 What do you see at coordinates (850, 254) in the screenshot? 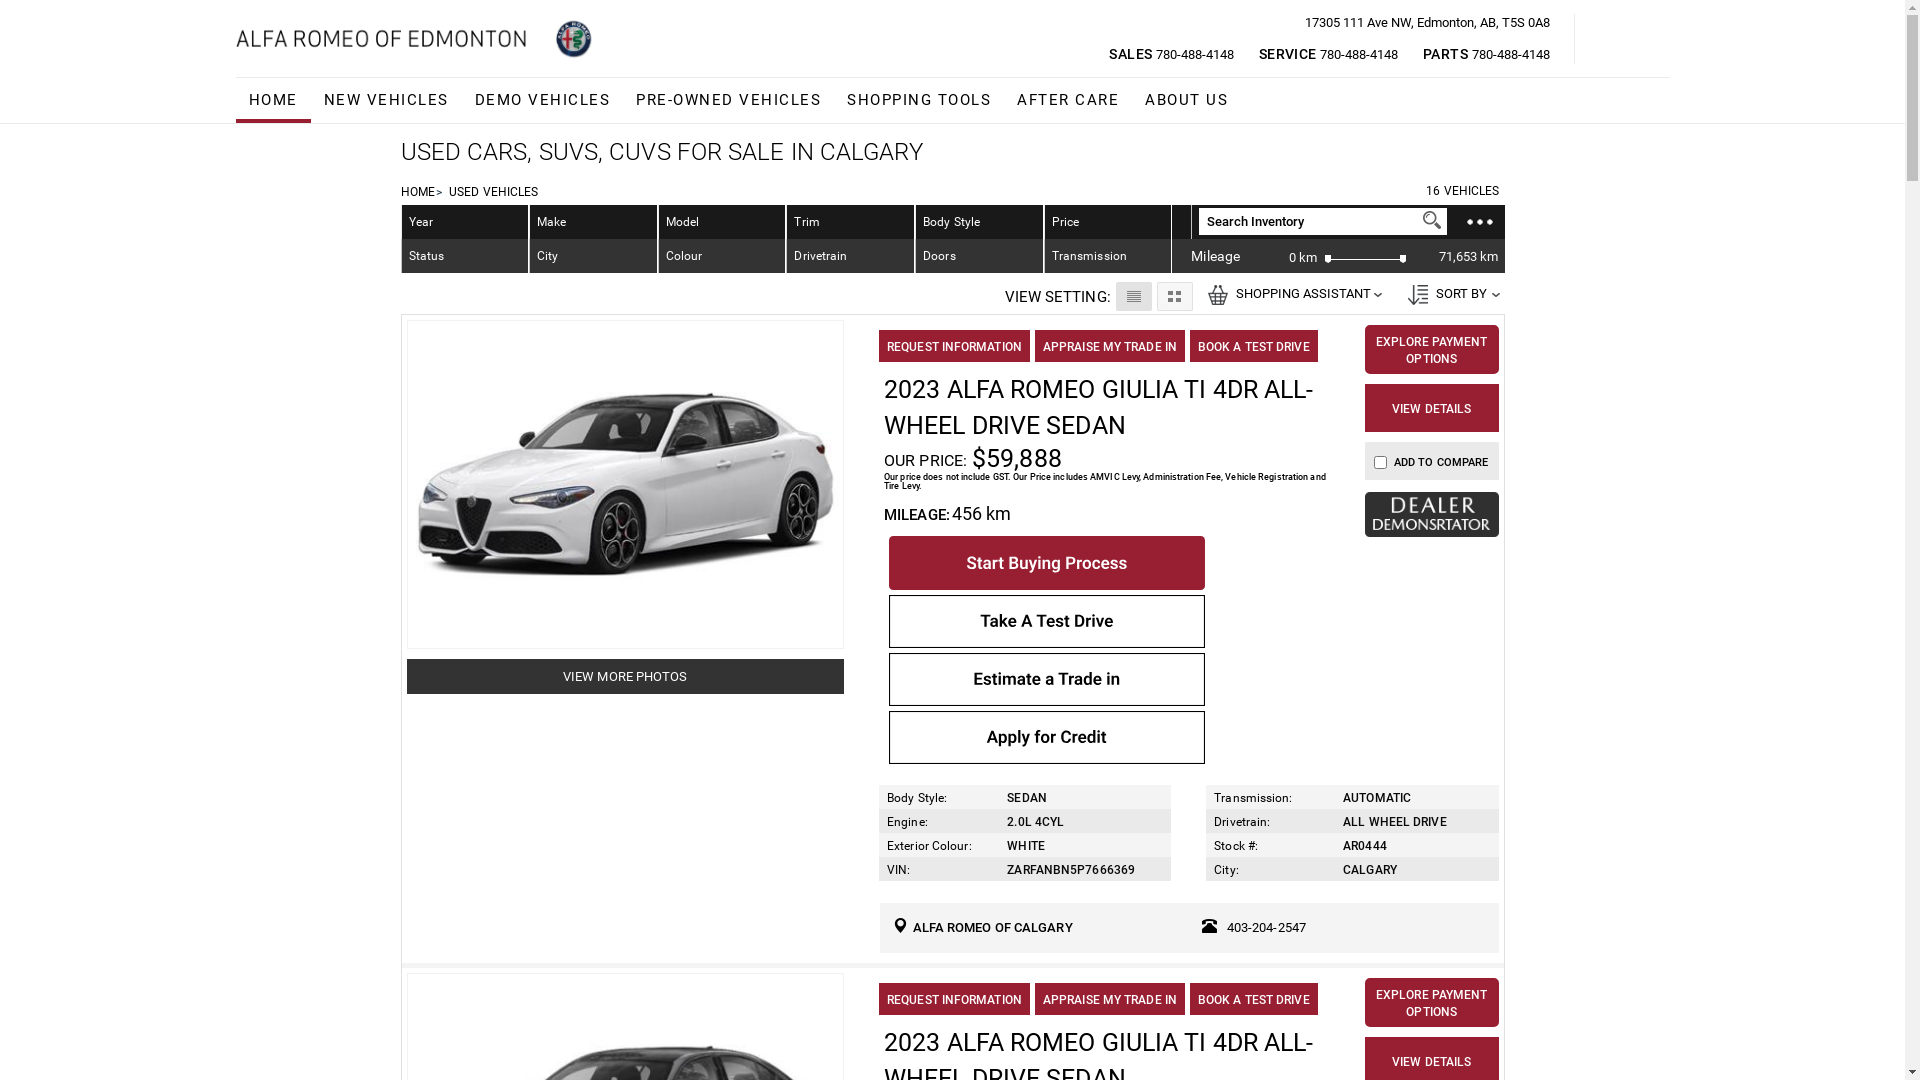
I see `'Drivetrain'` at bounding box center [850, 254].